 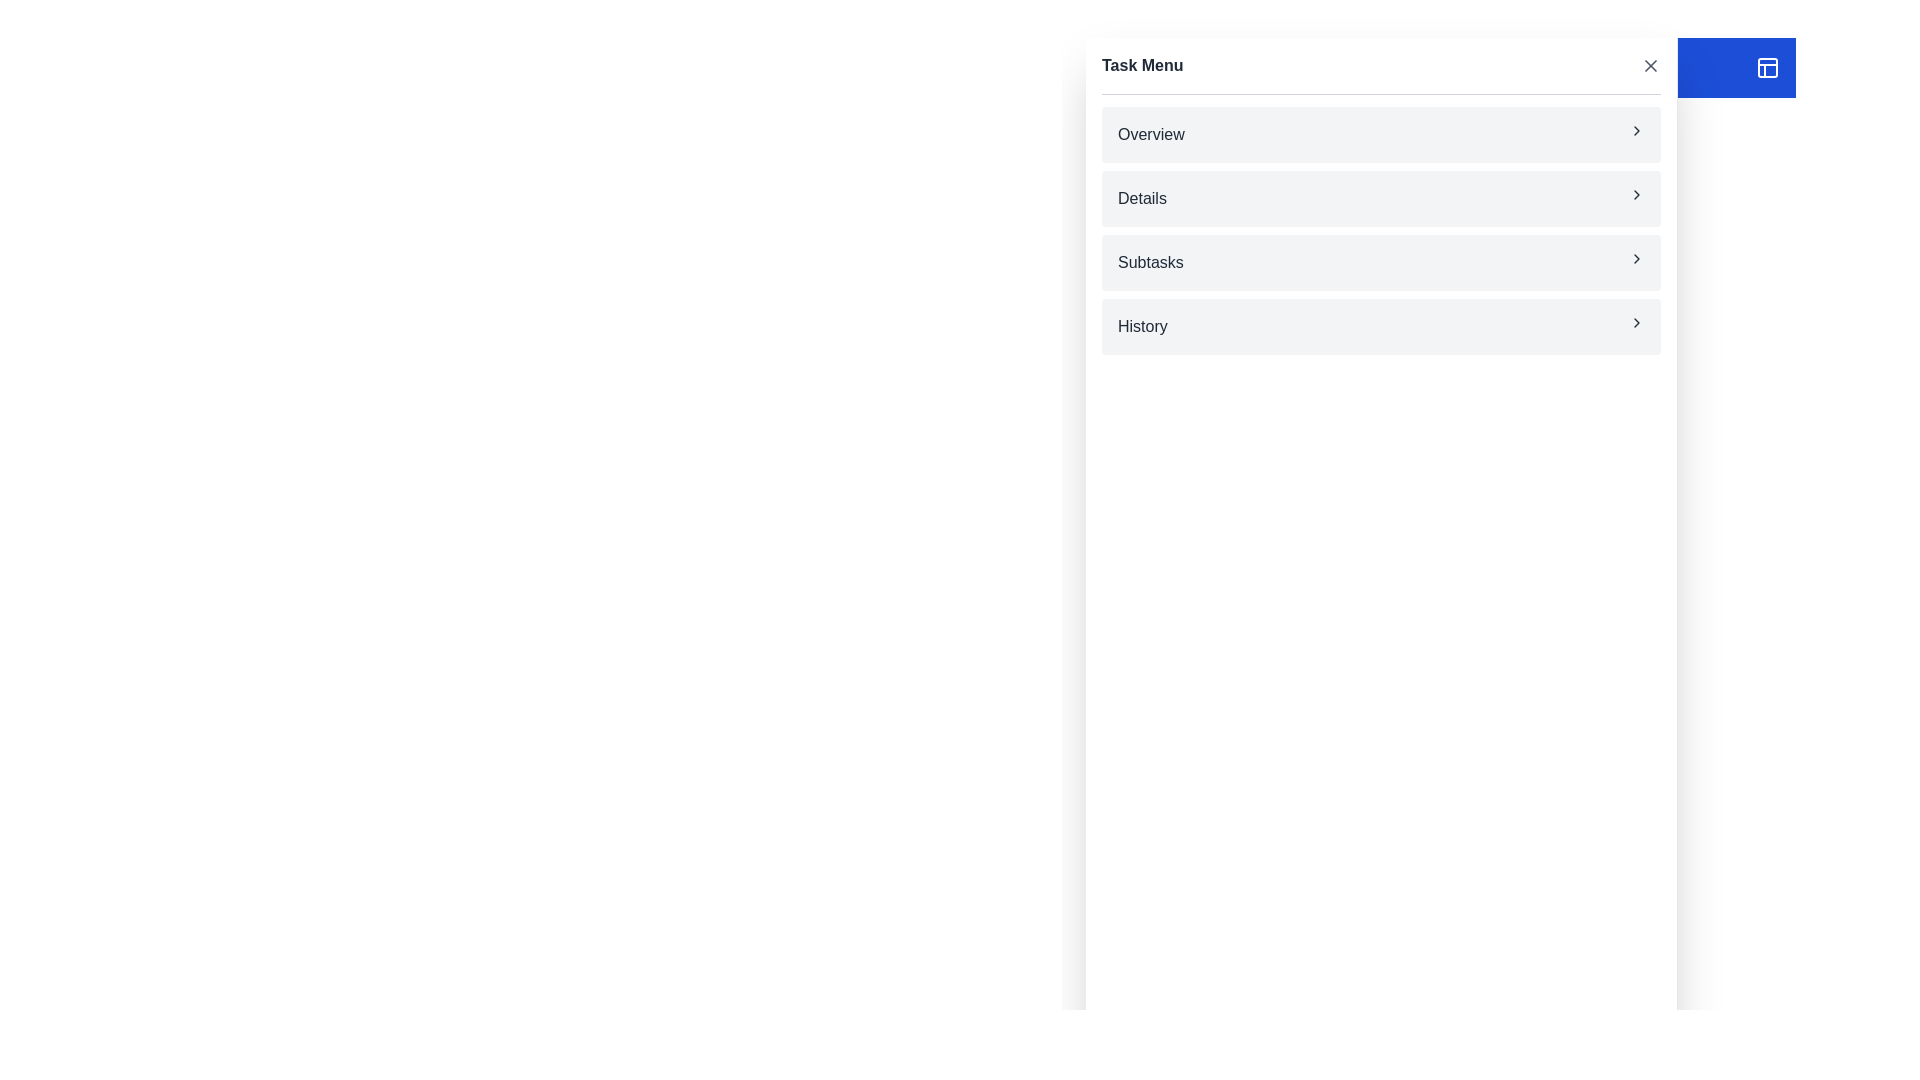 What do you see at coordinates (1636, 322) in the screenshot?
I see `the rightward chevron icon next to the 'History' label in the Task Menu, indicating a navigation or expansion function` at bounding box center [1636, 322].